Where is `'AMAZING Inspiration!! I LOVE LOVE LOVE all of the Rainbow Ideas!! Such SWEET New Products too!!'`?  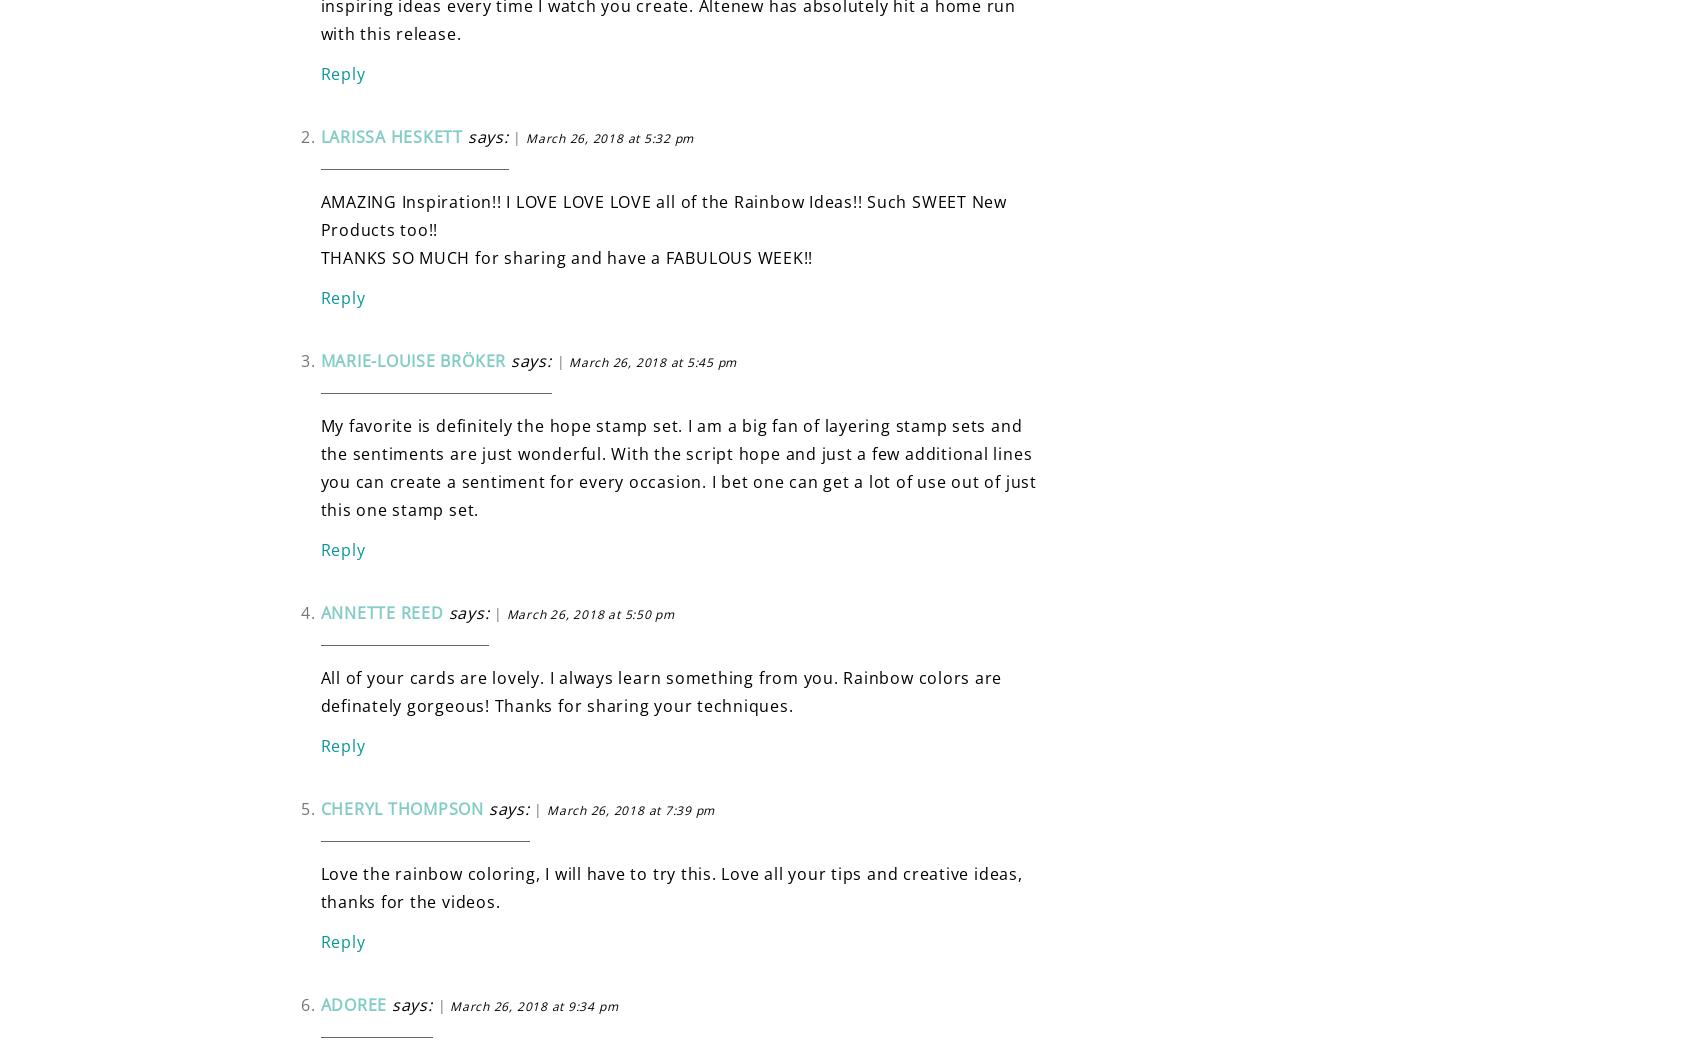 'AMAZING Inspiration!! I LOVE LOVE LOVE all of the Rainbow Ideas!! Such SWEET New Products too!!' is located at coordinates (662, 213).